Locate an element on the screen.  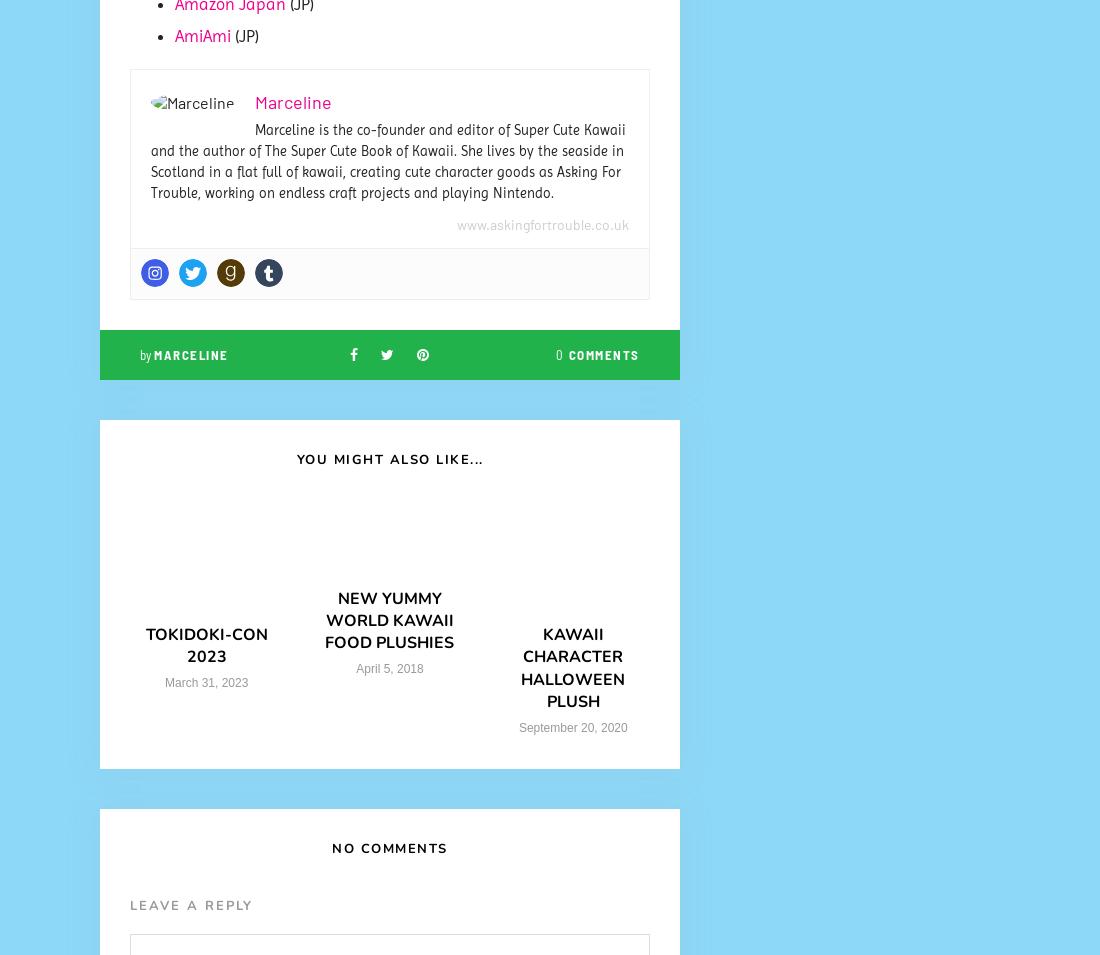
'Leave a Reply' is located at coordinates (190, 904).